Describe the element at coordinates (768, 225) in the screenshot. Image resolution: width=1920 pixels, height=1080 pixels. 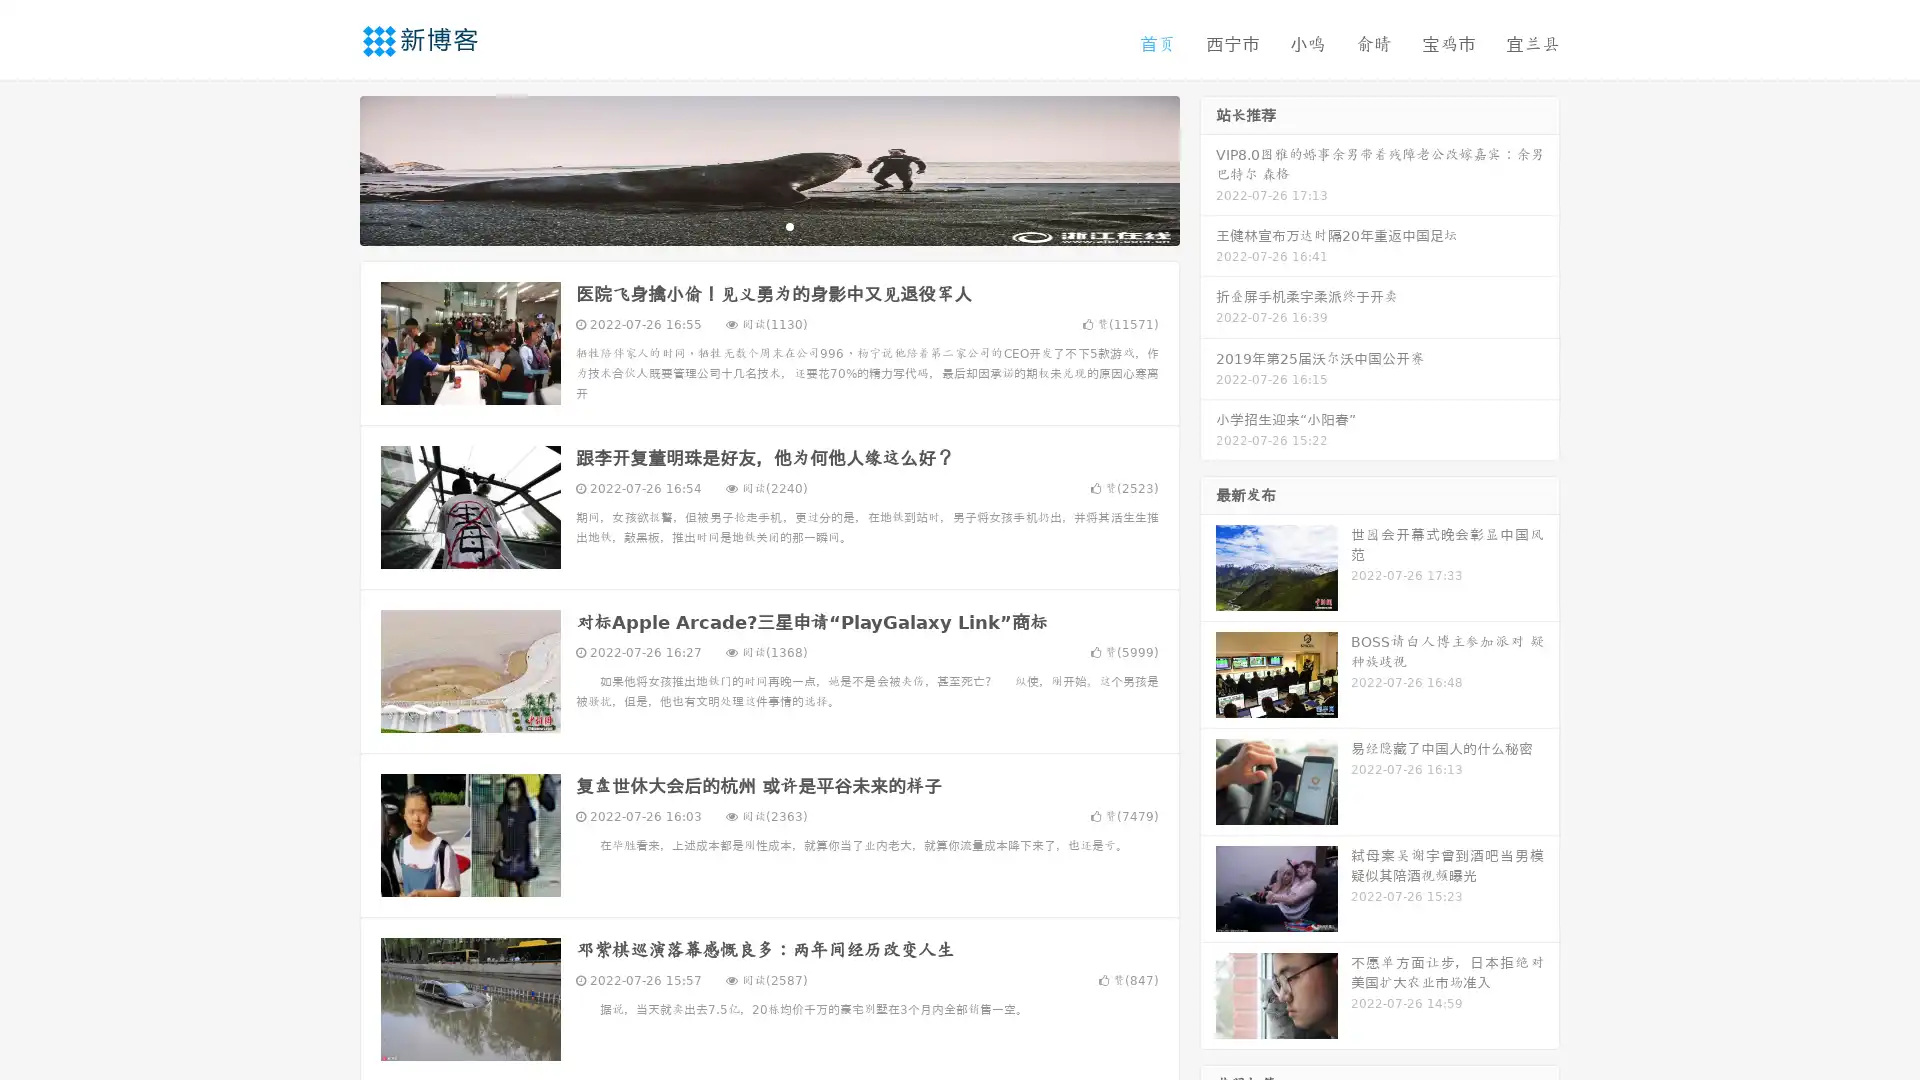
I see `Go to slide 2` at that location.